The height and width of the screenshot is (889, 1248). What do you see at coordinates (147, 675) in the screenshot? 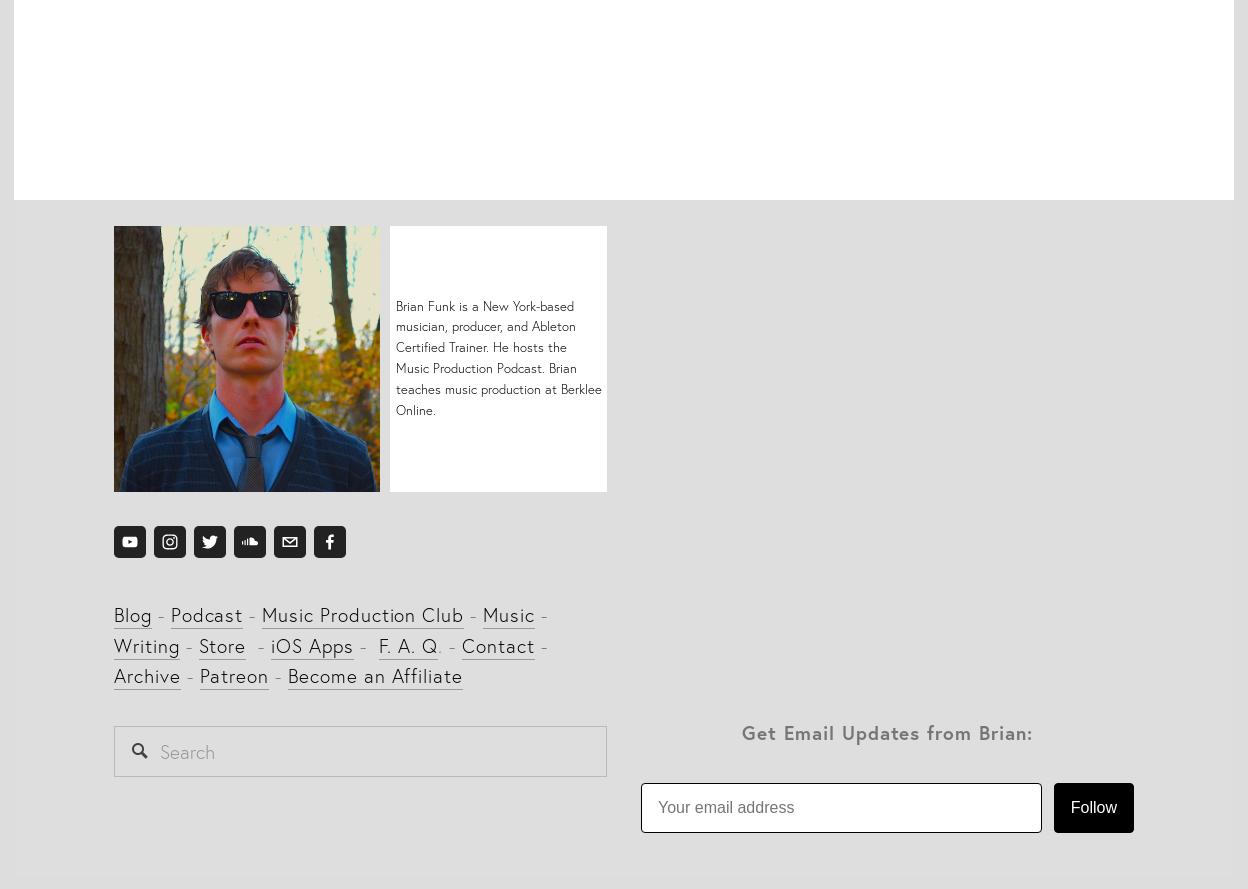
I see `'Archive'` at bounding box center [147, 675].